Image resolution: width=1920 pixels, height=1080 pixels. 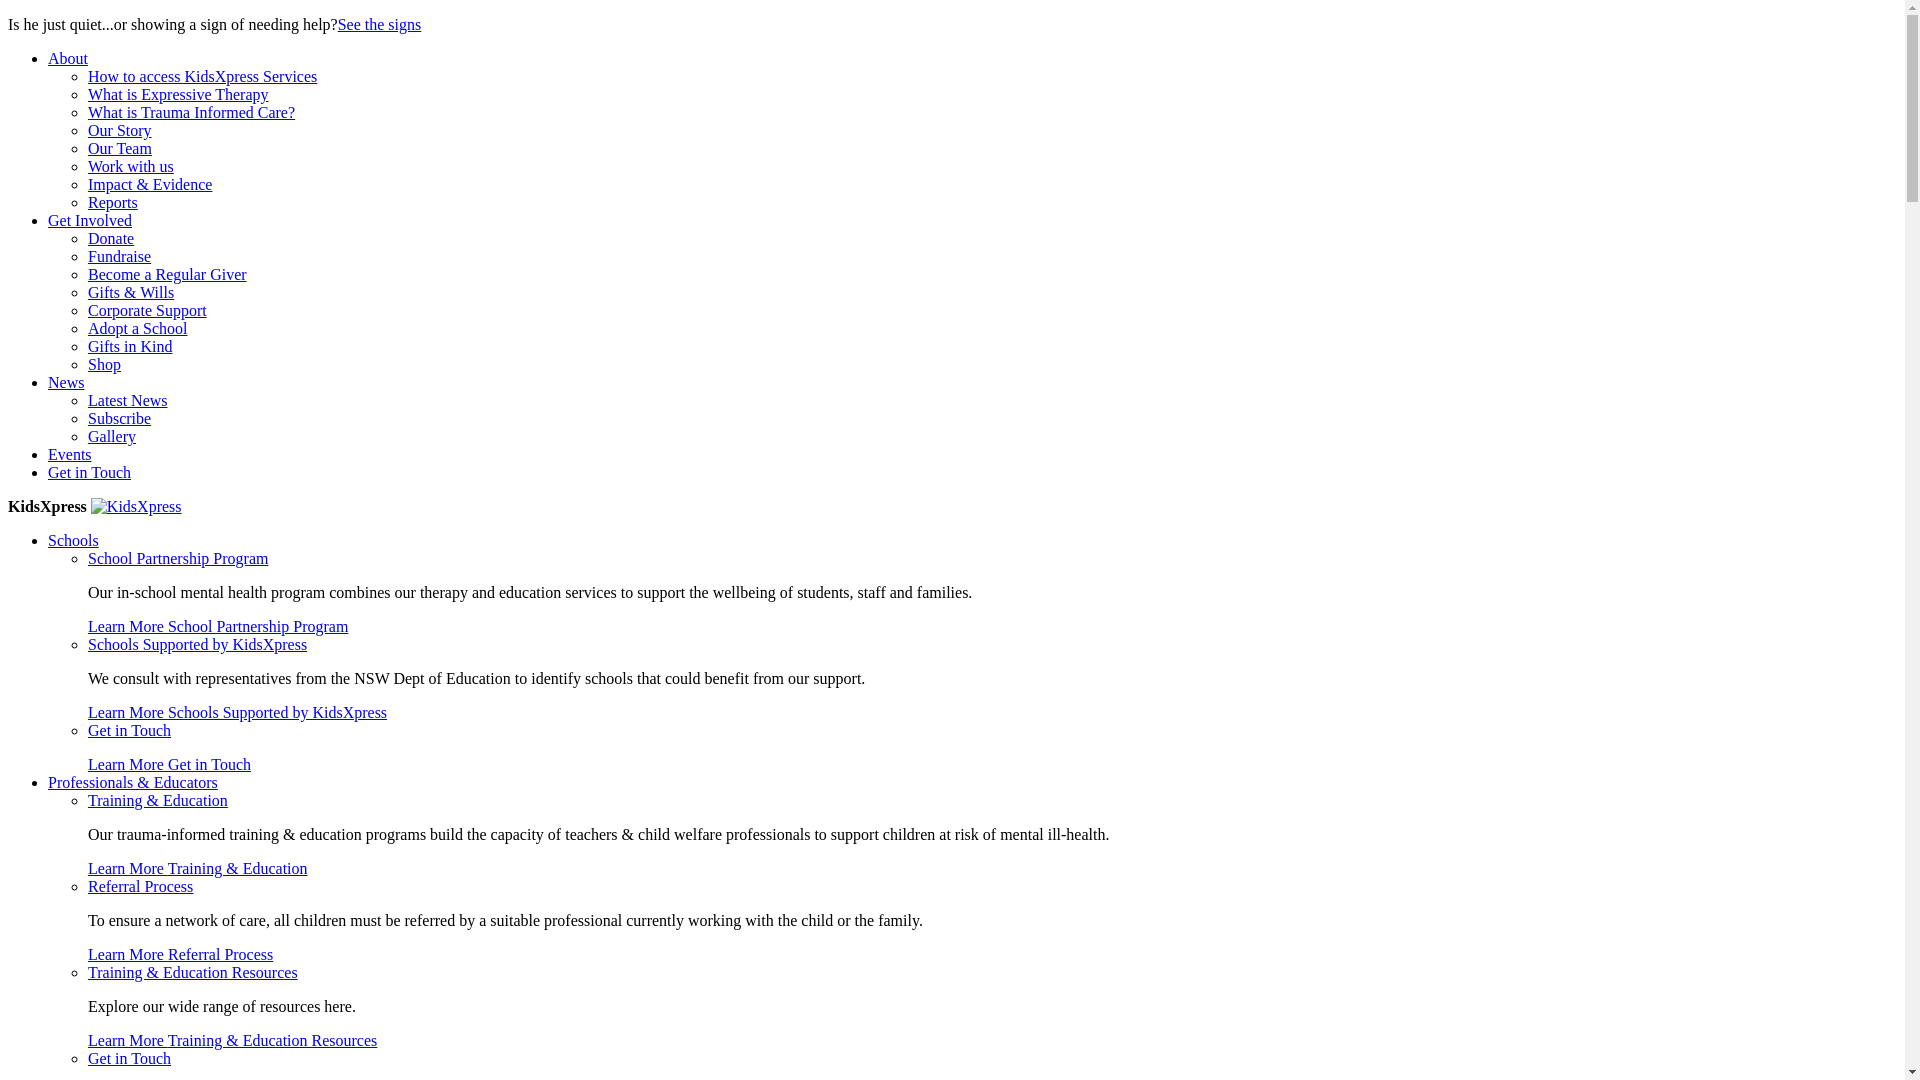 I want to click on 'Learn More School Partnership Program', so click(x=217, y=625).